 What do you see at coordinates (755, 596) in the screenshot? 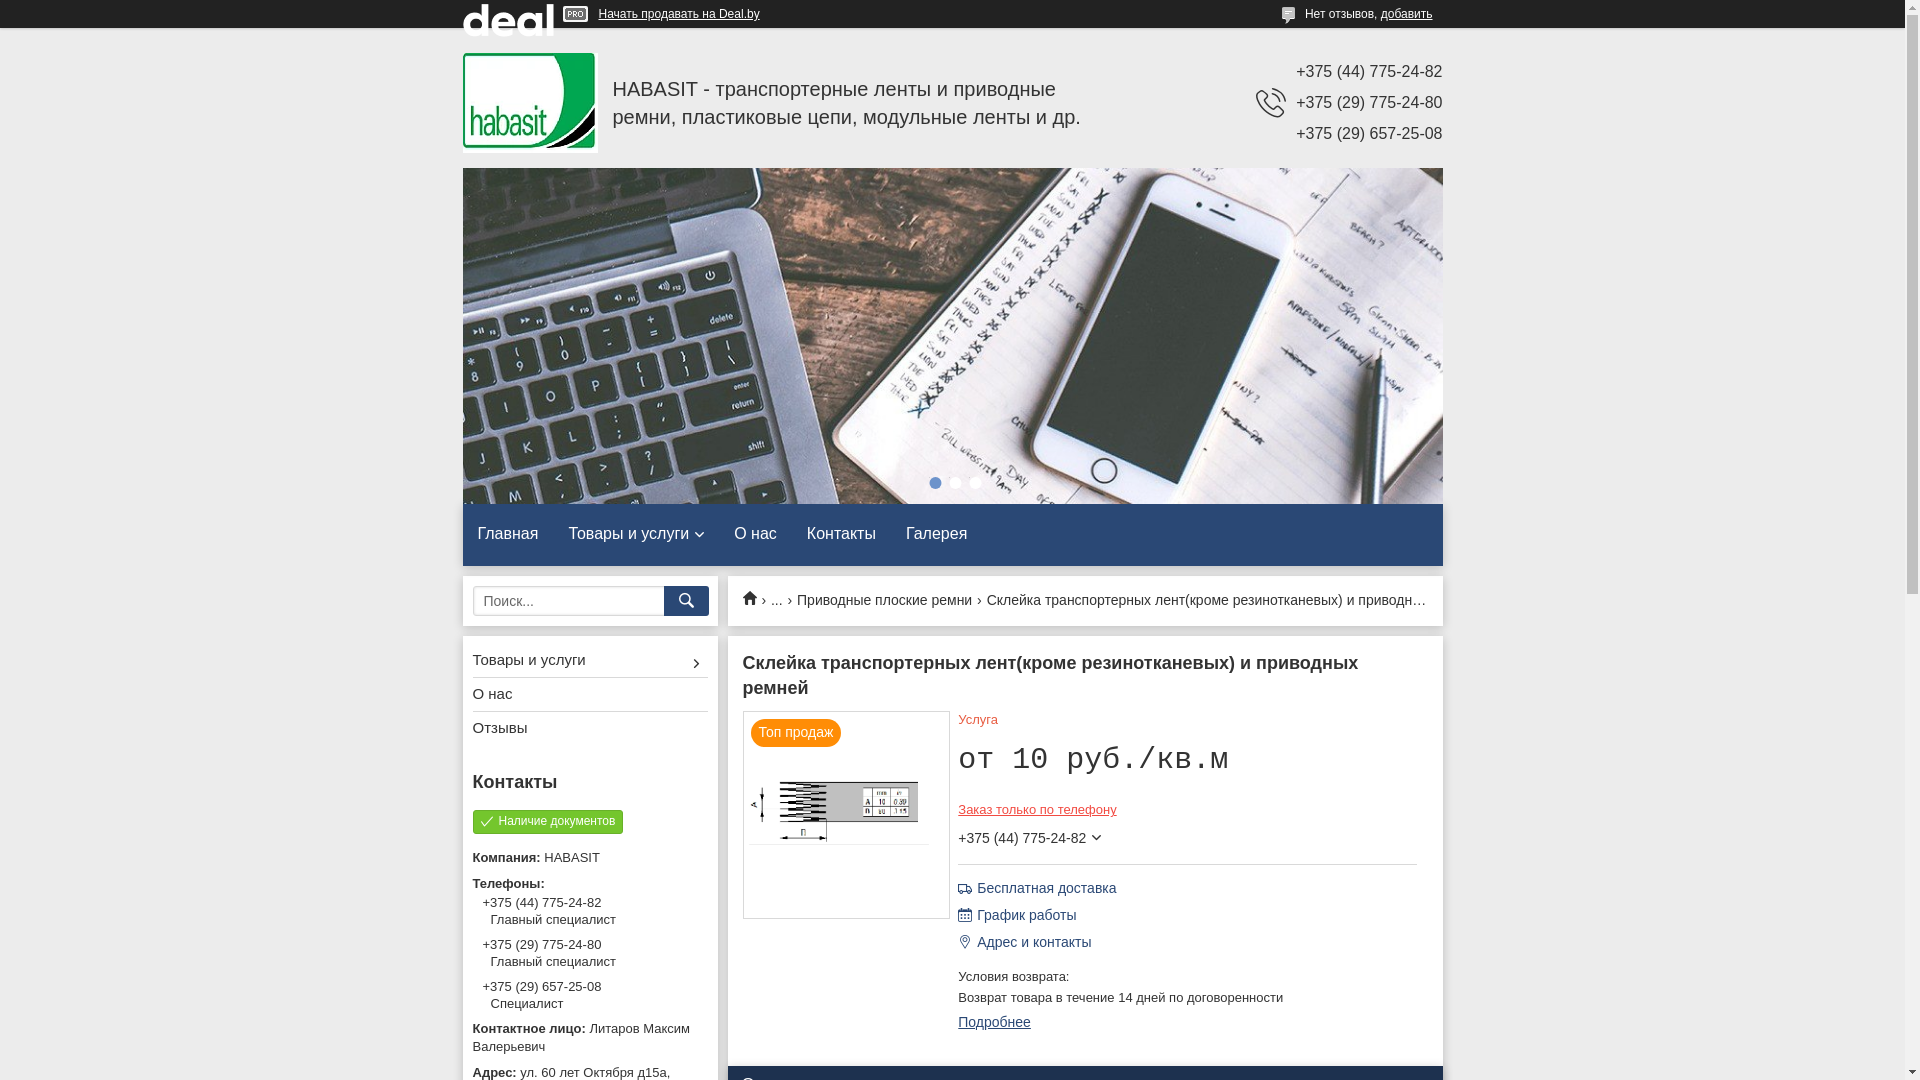
I see `'Habasit'` at bounding box center [755, 596].